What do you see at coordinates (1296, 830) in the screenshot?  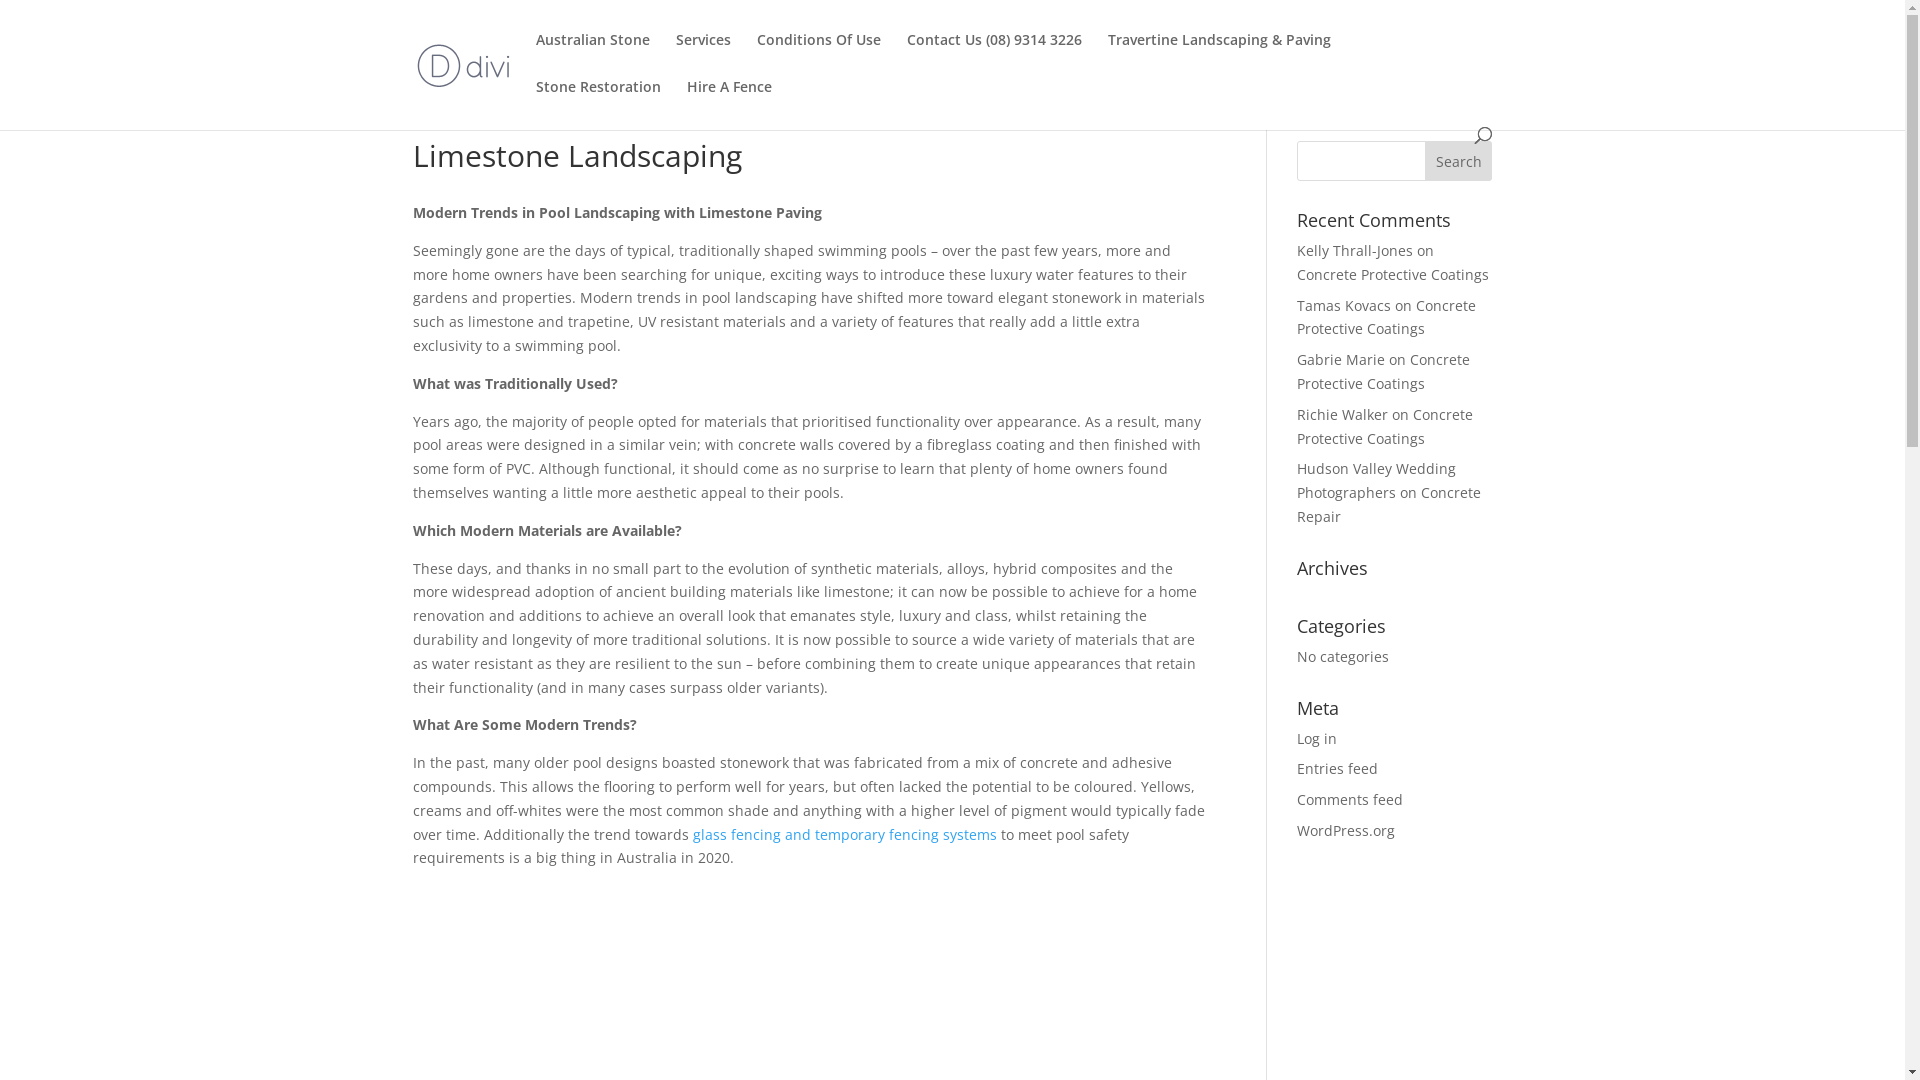 I see `'WordPress.org'` at bounding box center [1296, 830].